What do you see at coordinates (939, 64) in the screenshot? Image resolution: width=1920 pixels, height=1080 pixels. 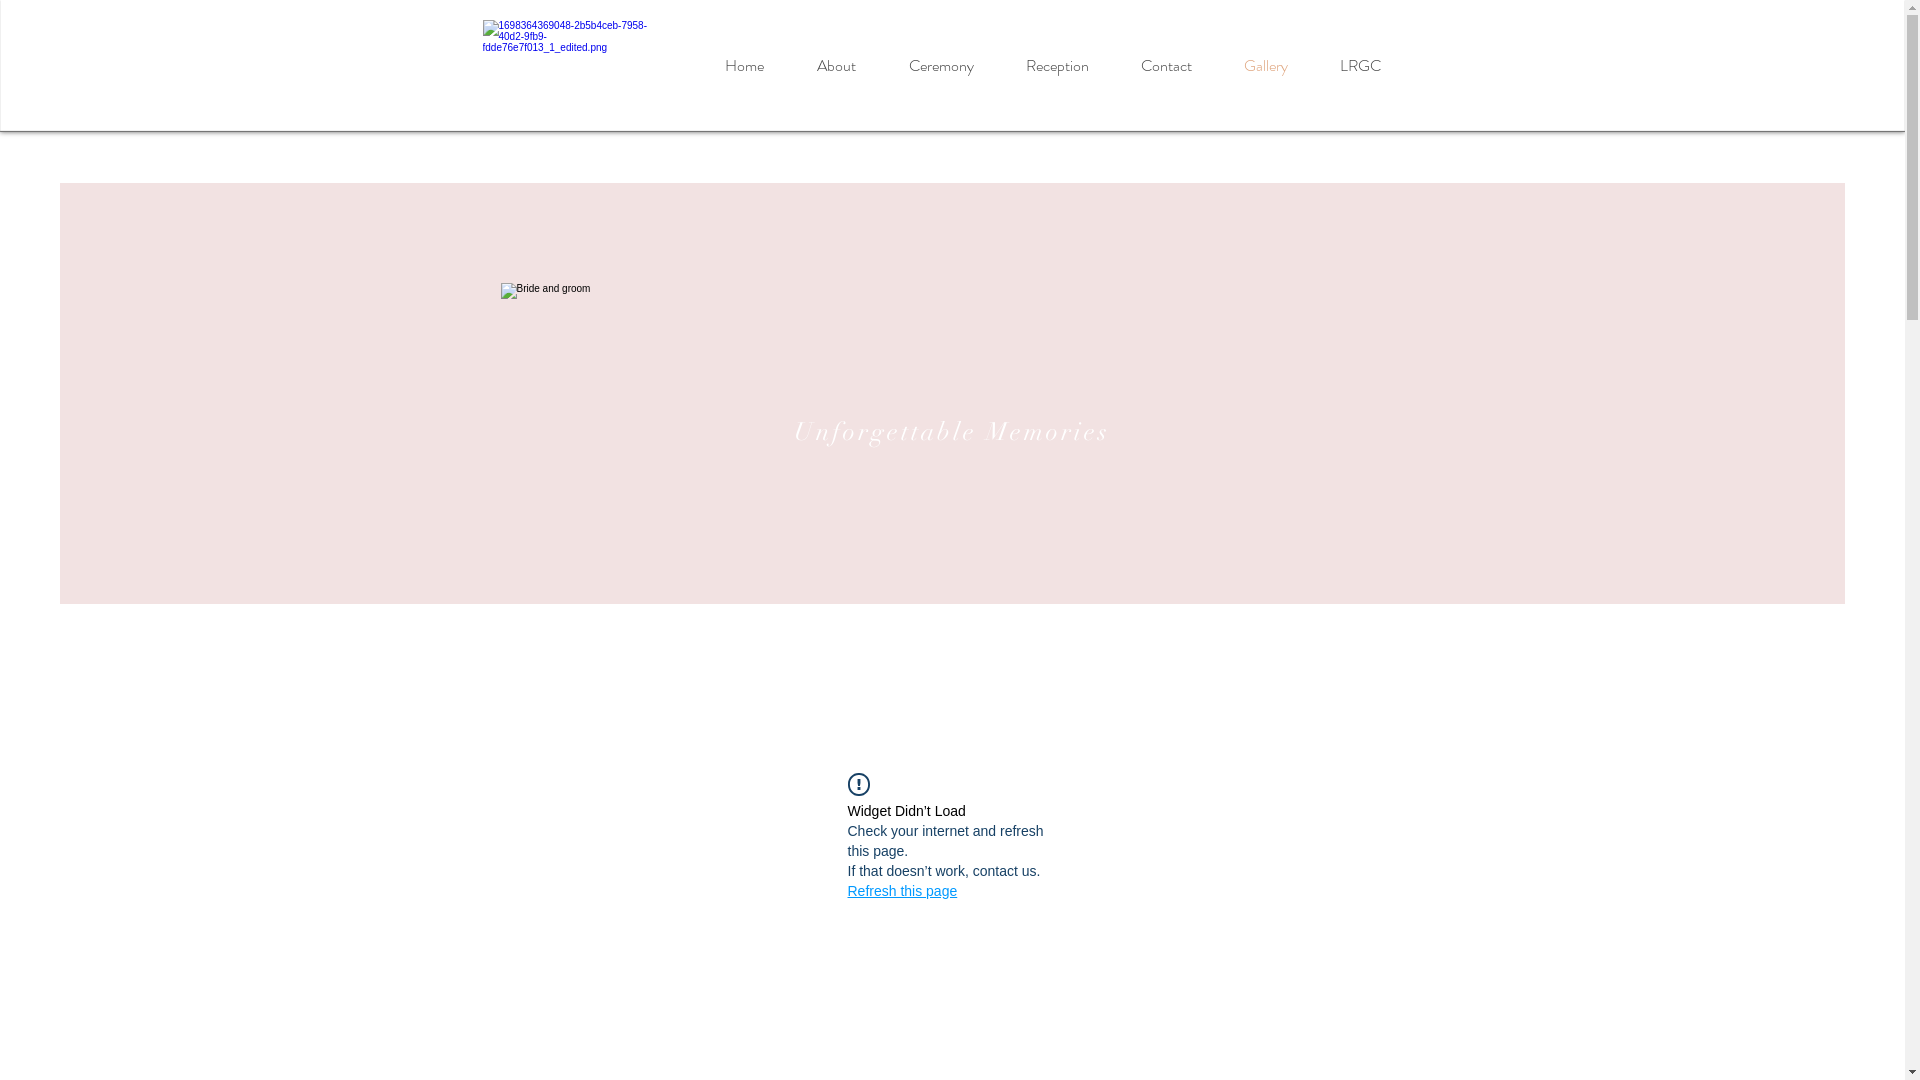 I see `'Ceremony'` at bounding box center [939, 64].